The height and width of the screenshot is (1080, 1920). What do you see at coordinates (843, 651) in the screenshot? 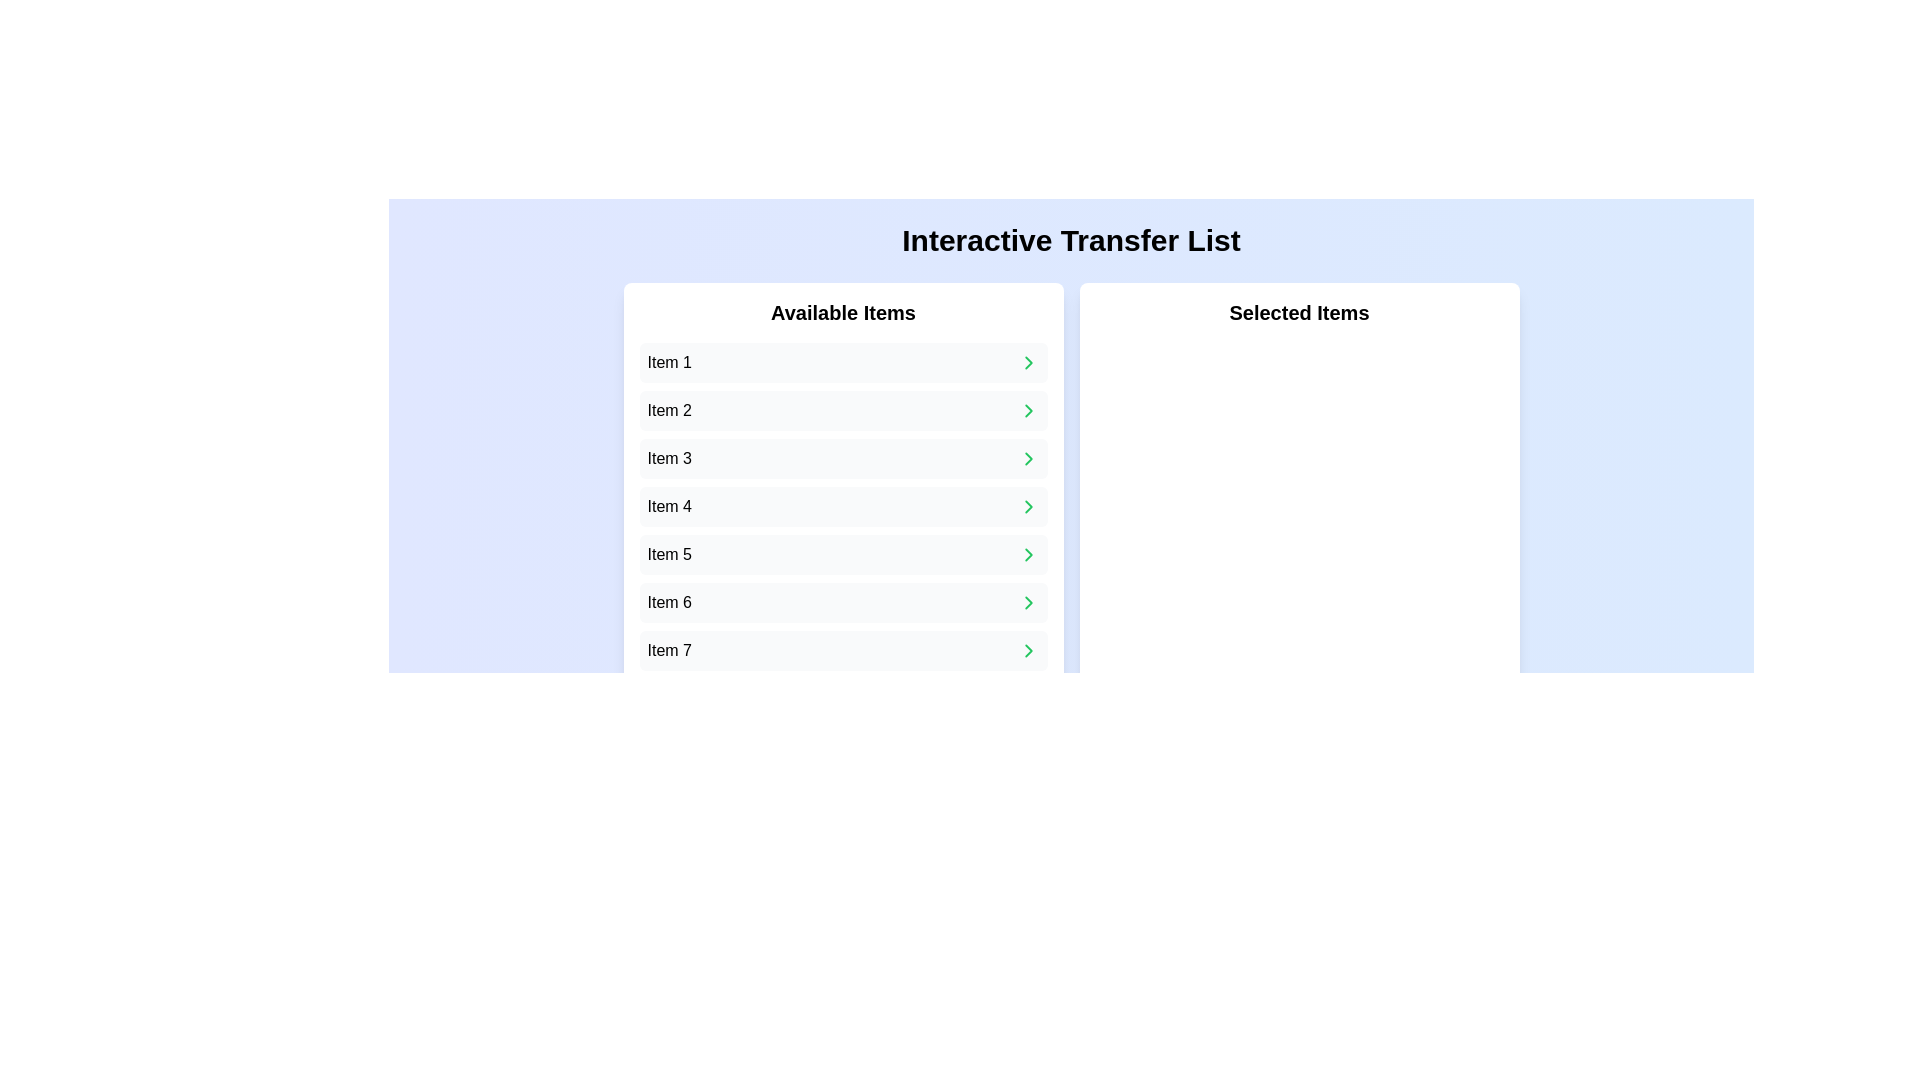
I see `the seventh item in the 'Available Items' list` at bounding box center [843, 651].